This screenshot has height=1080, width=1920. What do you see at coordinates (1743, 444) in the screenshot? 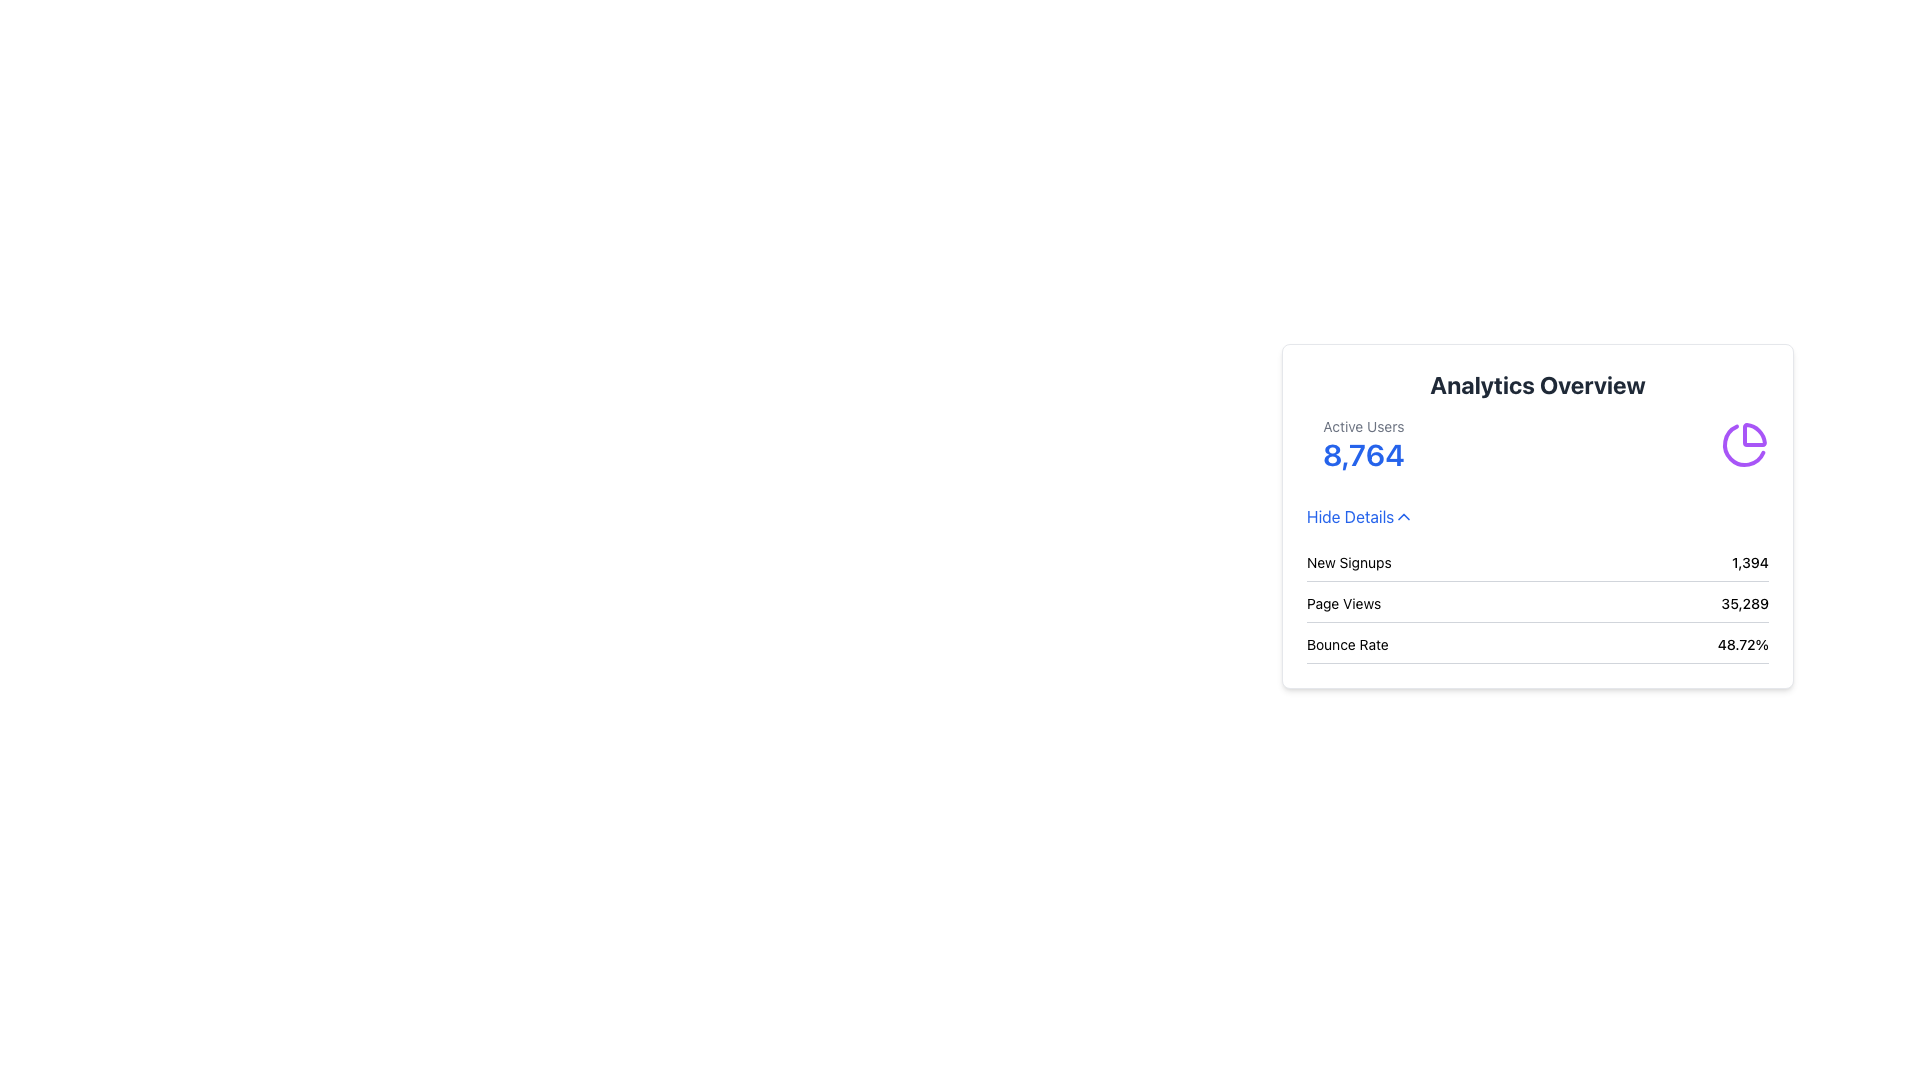
I see `the purple-colored pie chart icon located in the 'Analytics Overview' card at the top right corner, which resembles an abstract clock or chart composition` at bounding box center [1743, 444].